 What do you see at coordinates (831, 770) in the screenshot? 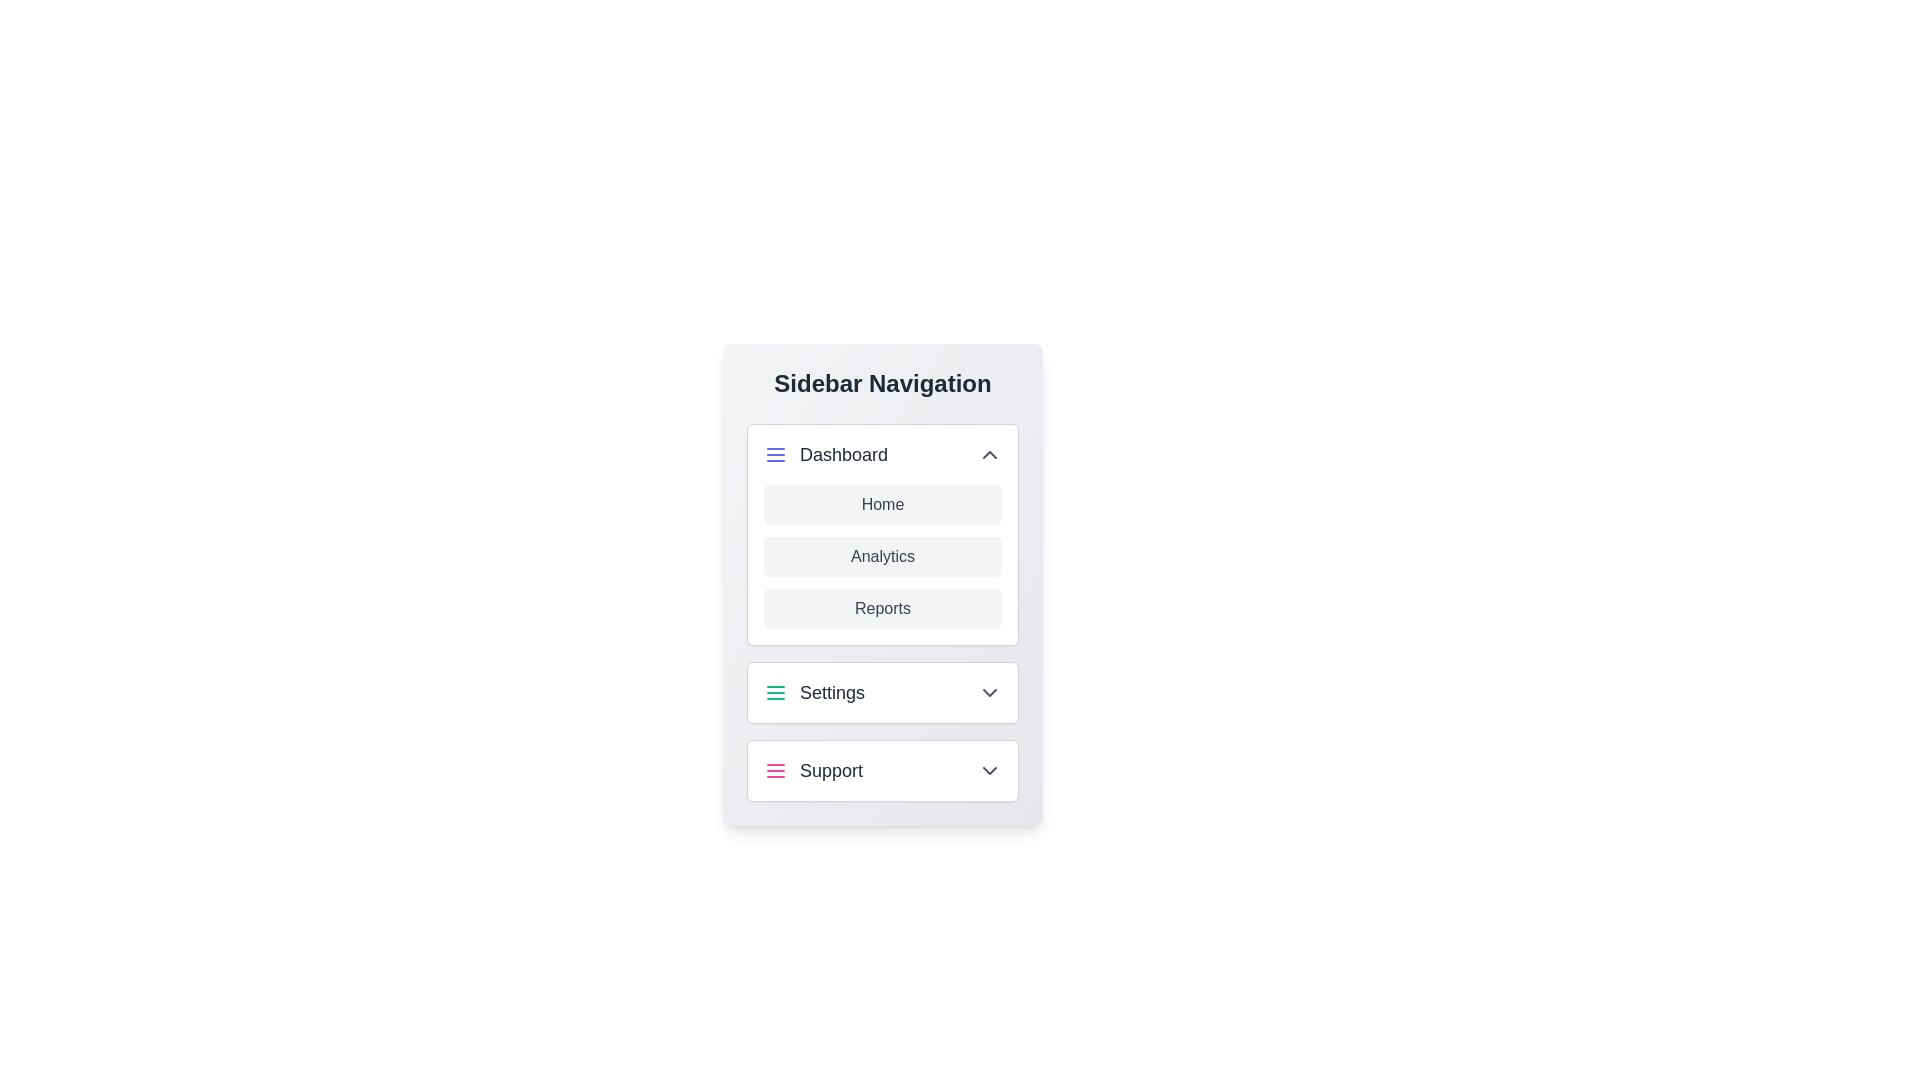
I see `the 'Support' text label in the sidebar navigation menu, which is positioned to the right of the menu icon under the 'Settings' section` at bounding box center [831, 770].